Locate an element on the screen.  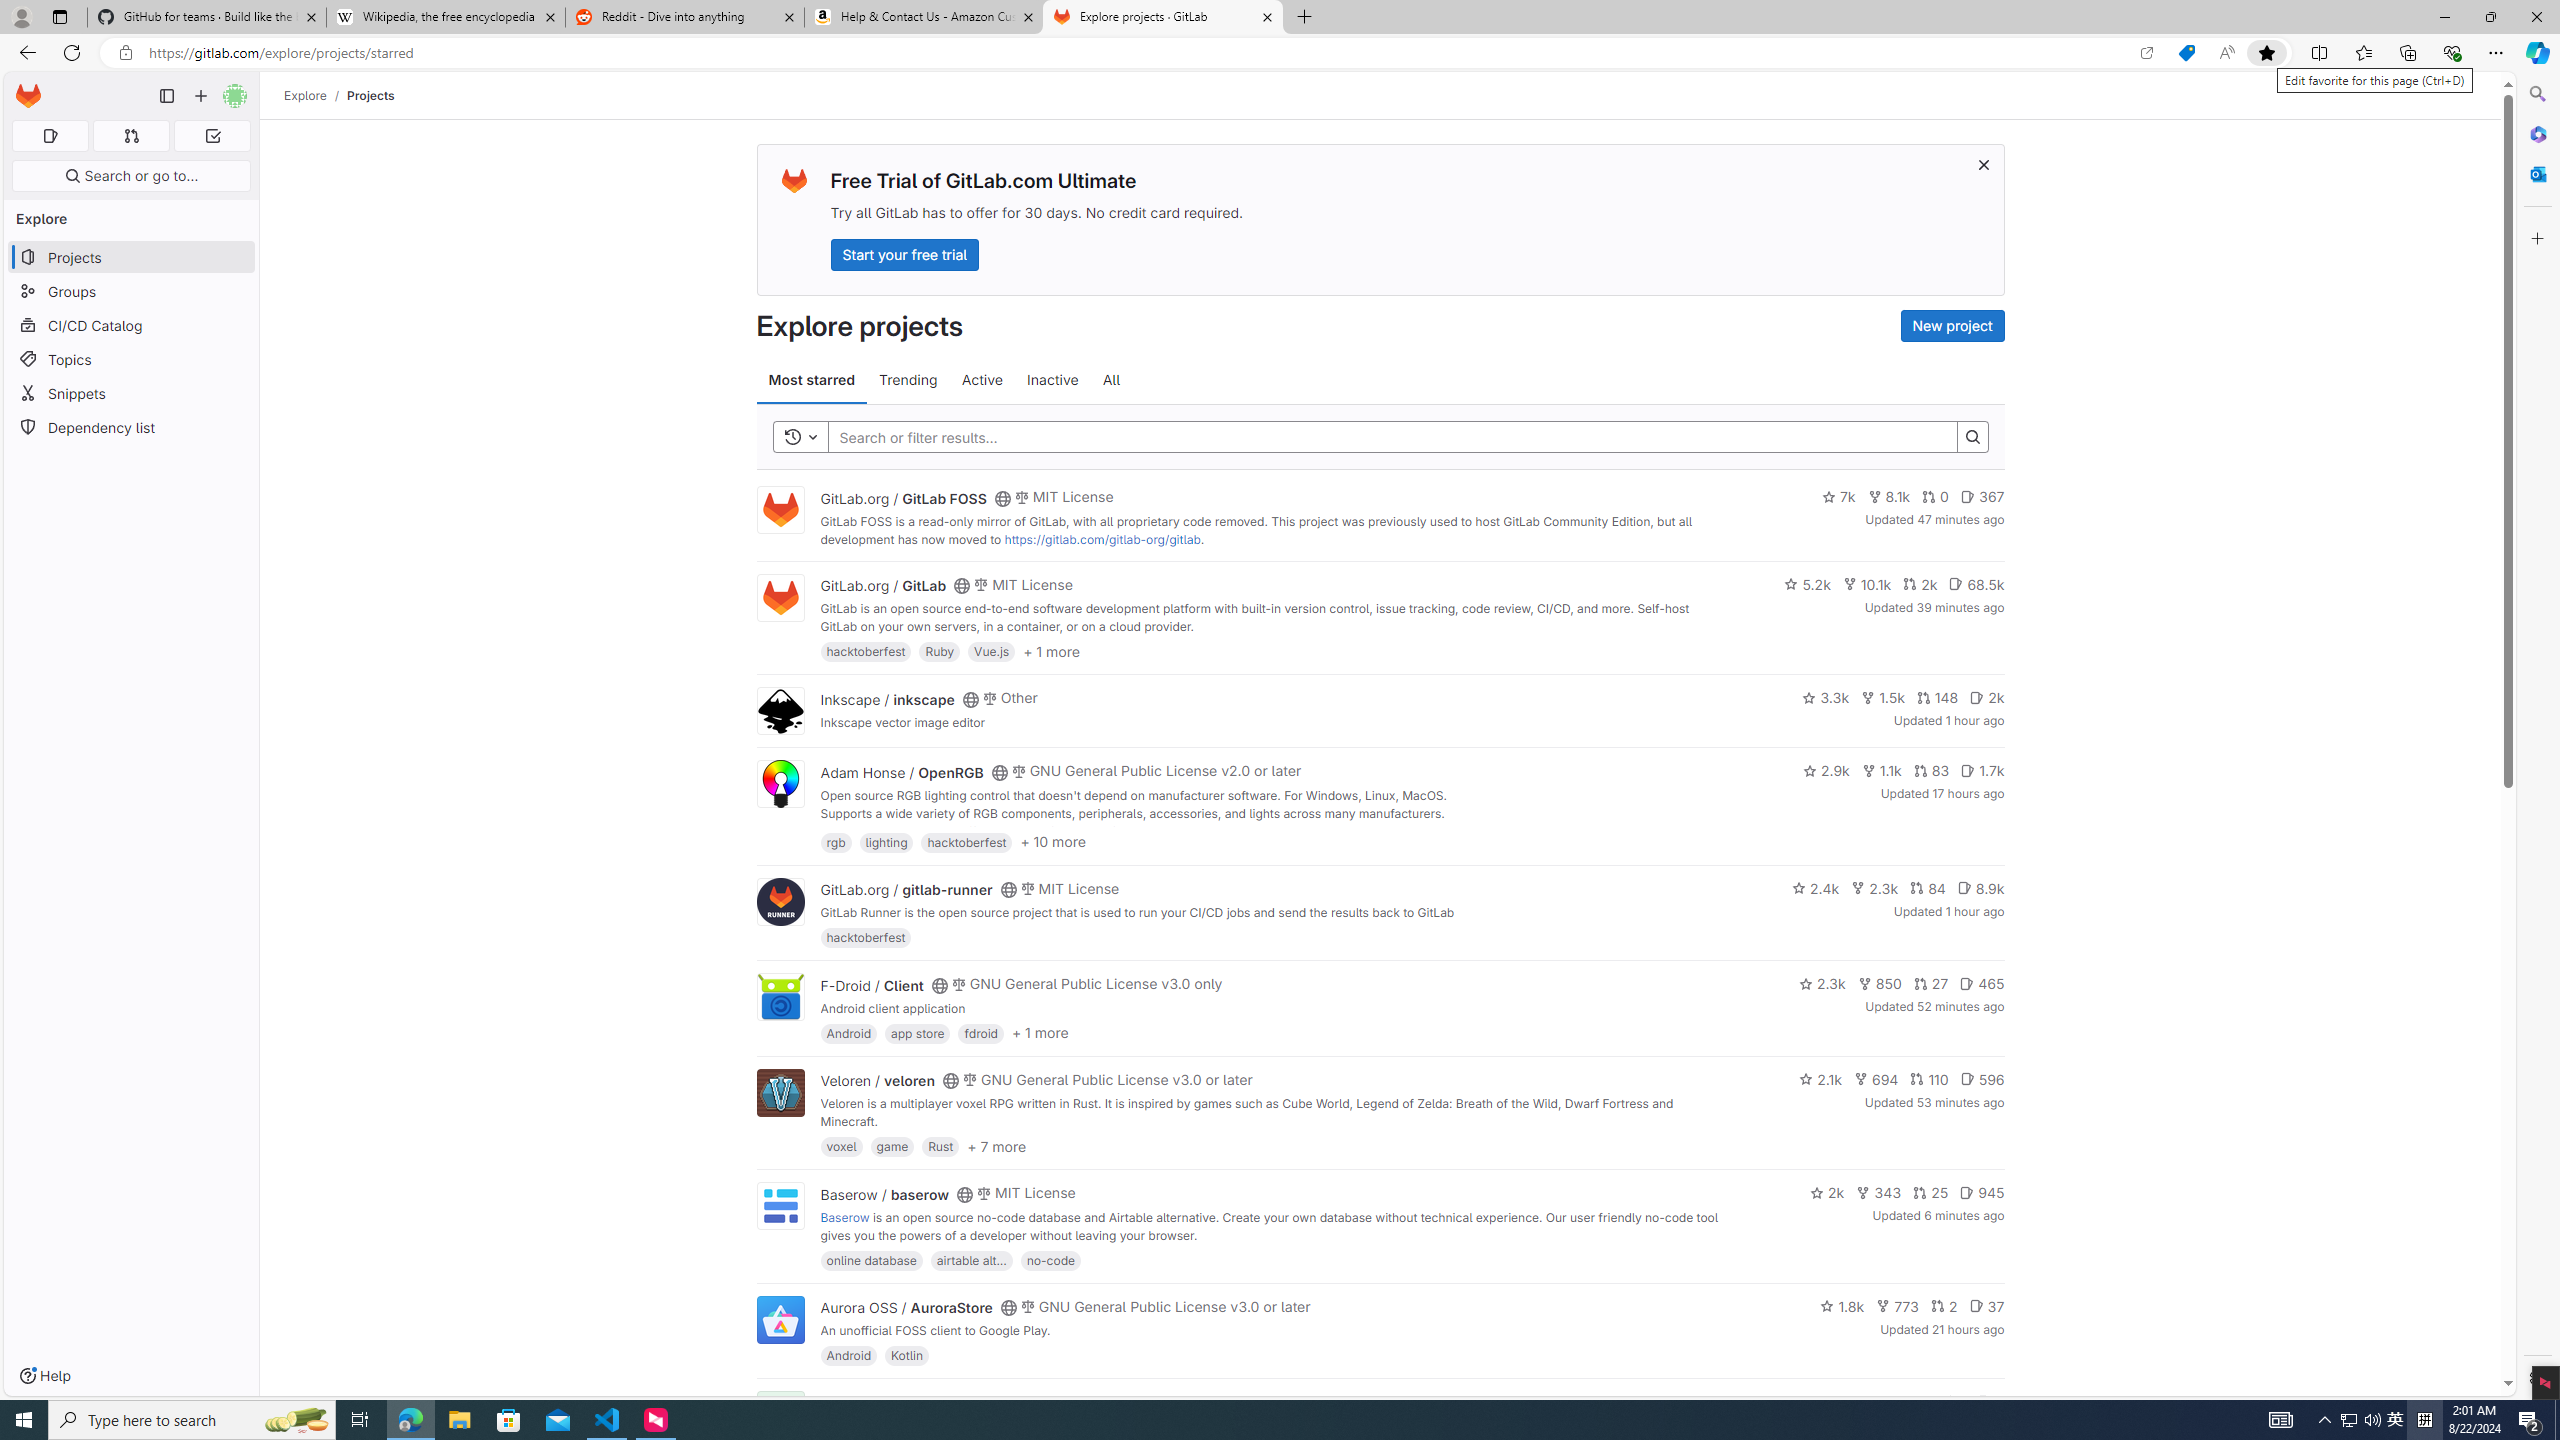
'773' is located at coordinates (1897, 1305).